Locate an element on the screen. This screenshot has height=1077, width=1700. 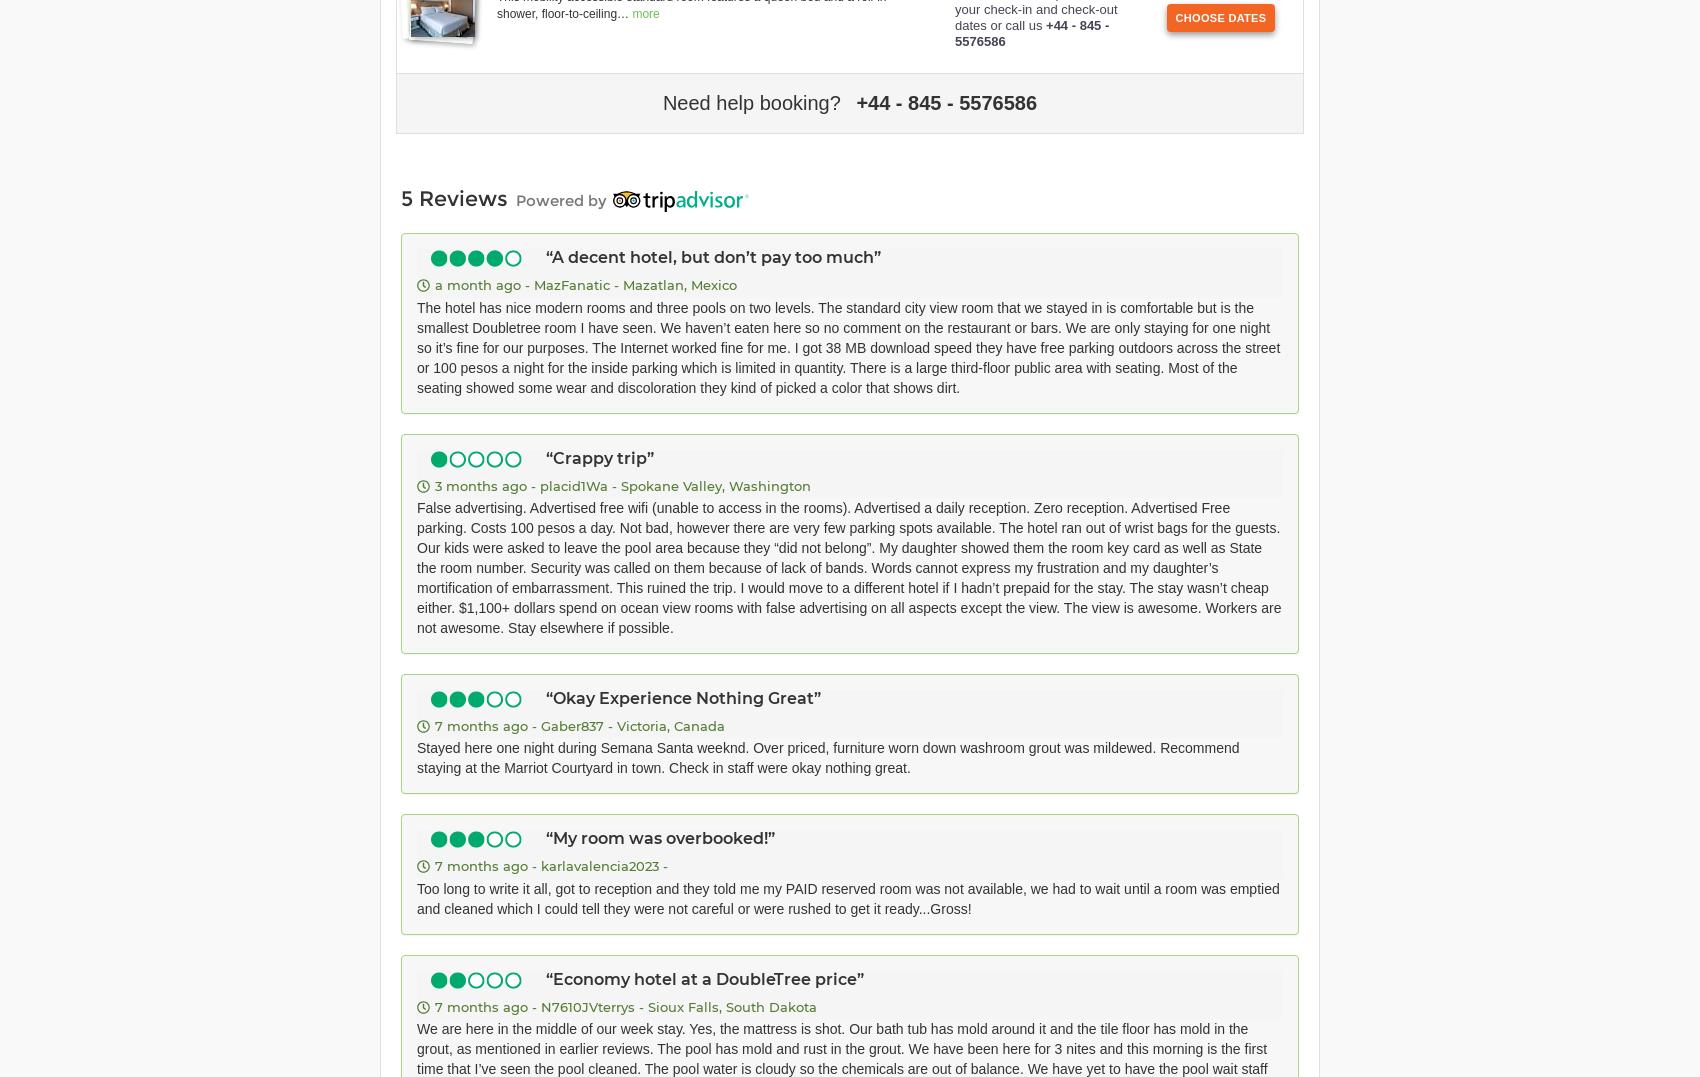
'Economy hotel at a DoubleTree price' is located at coordinates (704, 978).